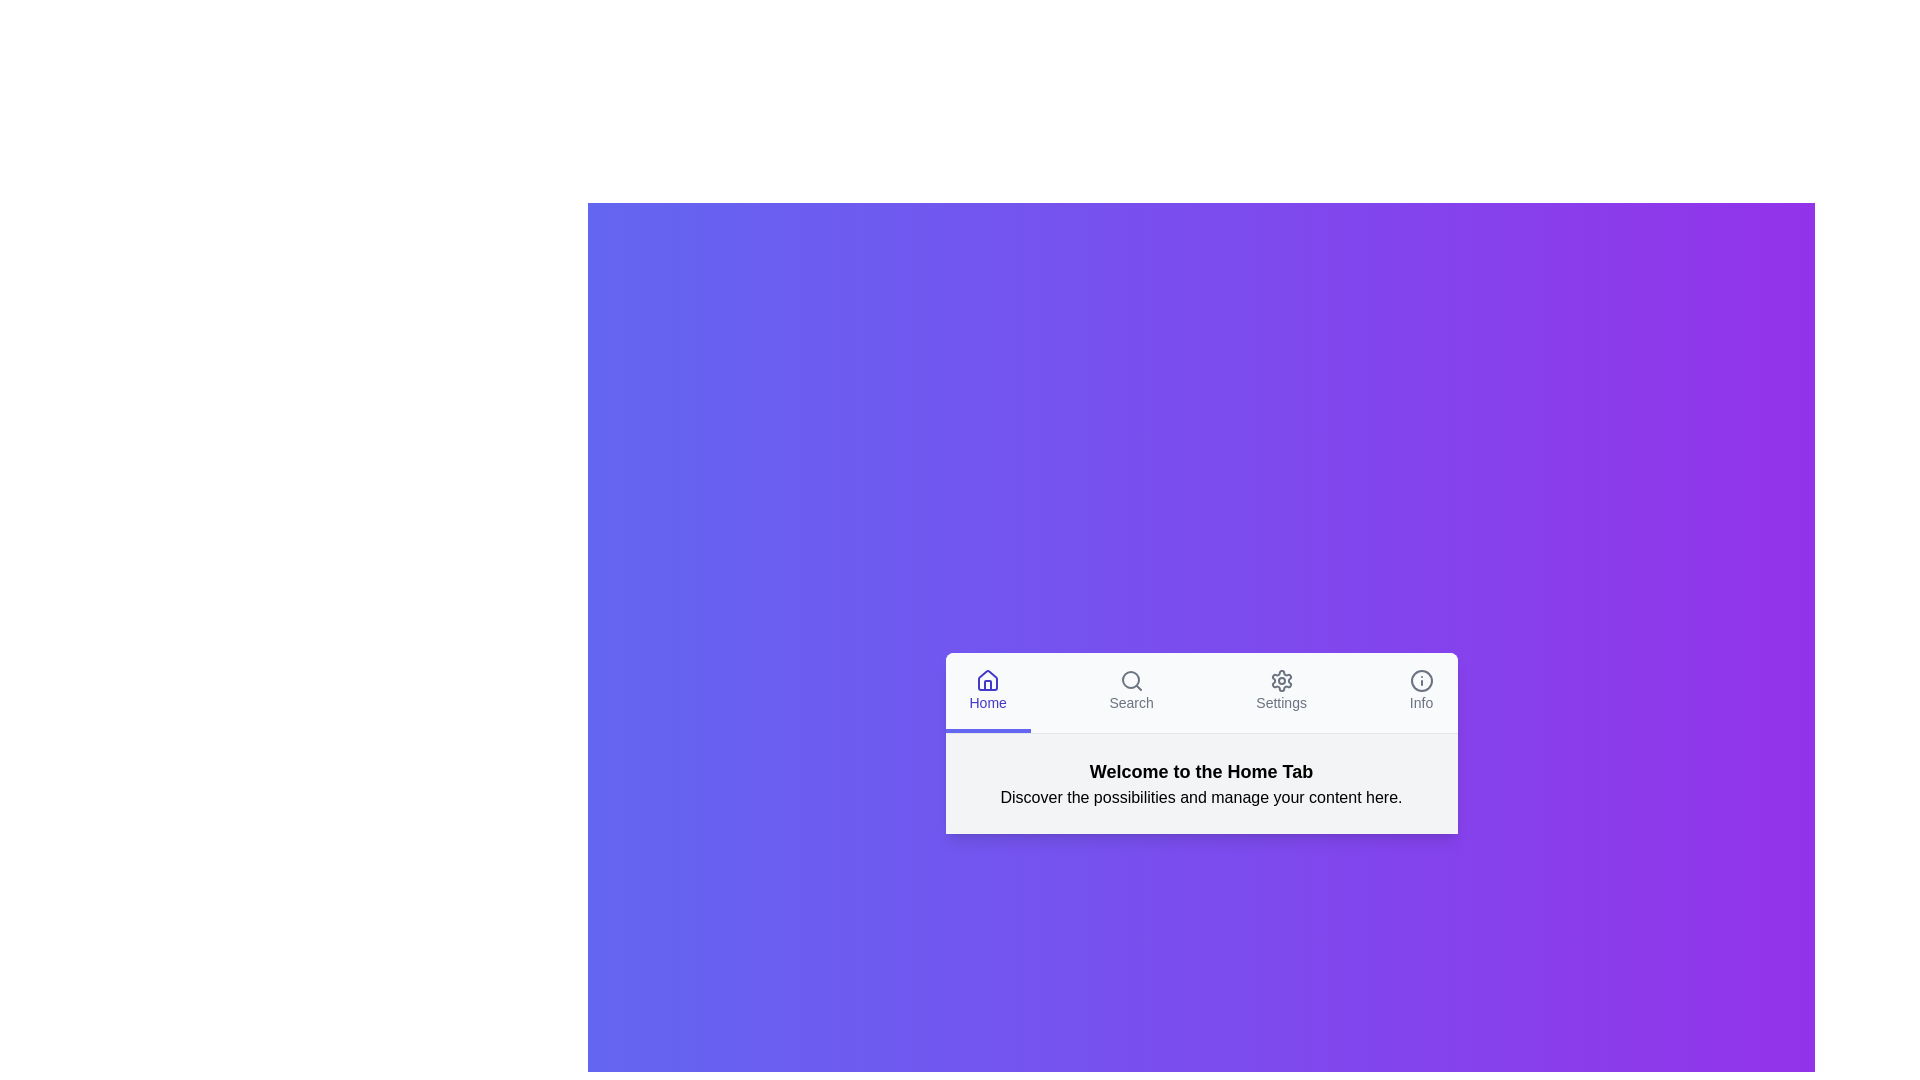 Image resolution: width=1920 pixels, height=1080 pixels. What do you see at coordinates (988, 679) in the screenshot?
I see `the 'Home' SVG icon in the bottom navigation bar` at bounding box center [988, 679].